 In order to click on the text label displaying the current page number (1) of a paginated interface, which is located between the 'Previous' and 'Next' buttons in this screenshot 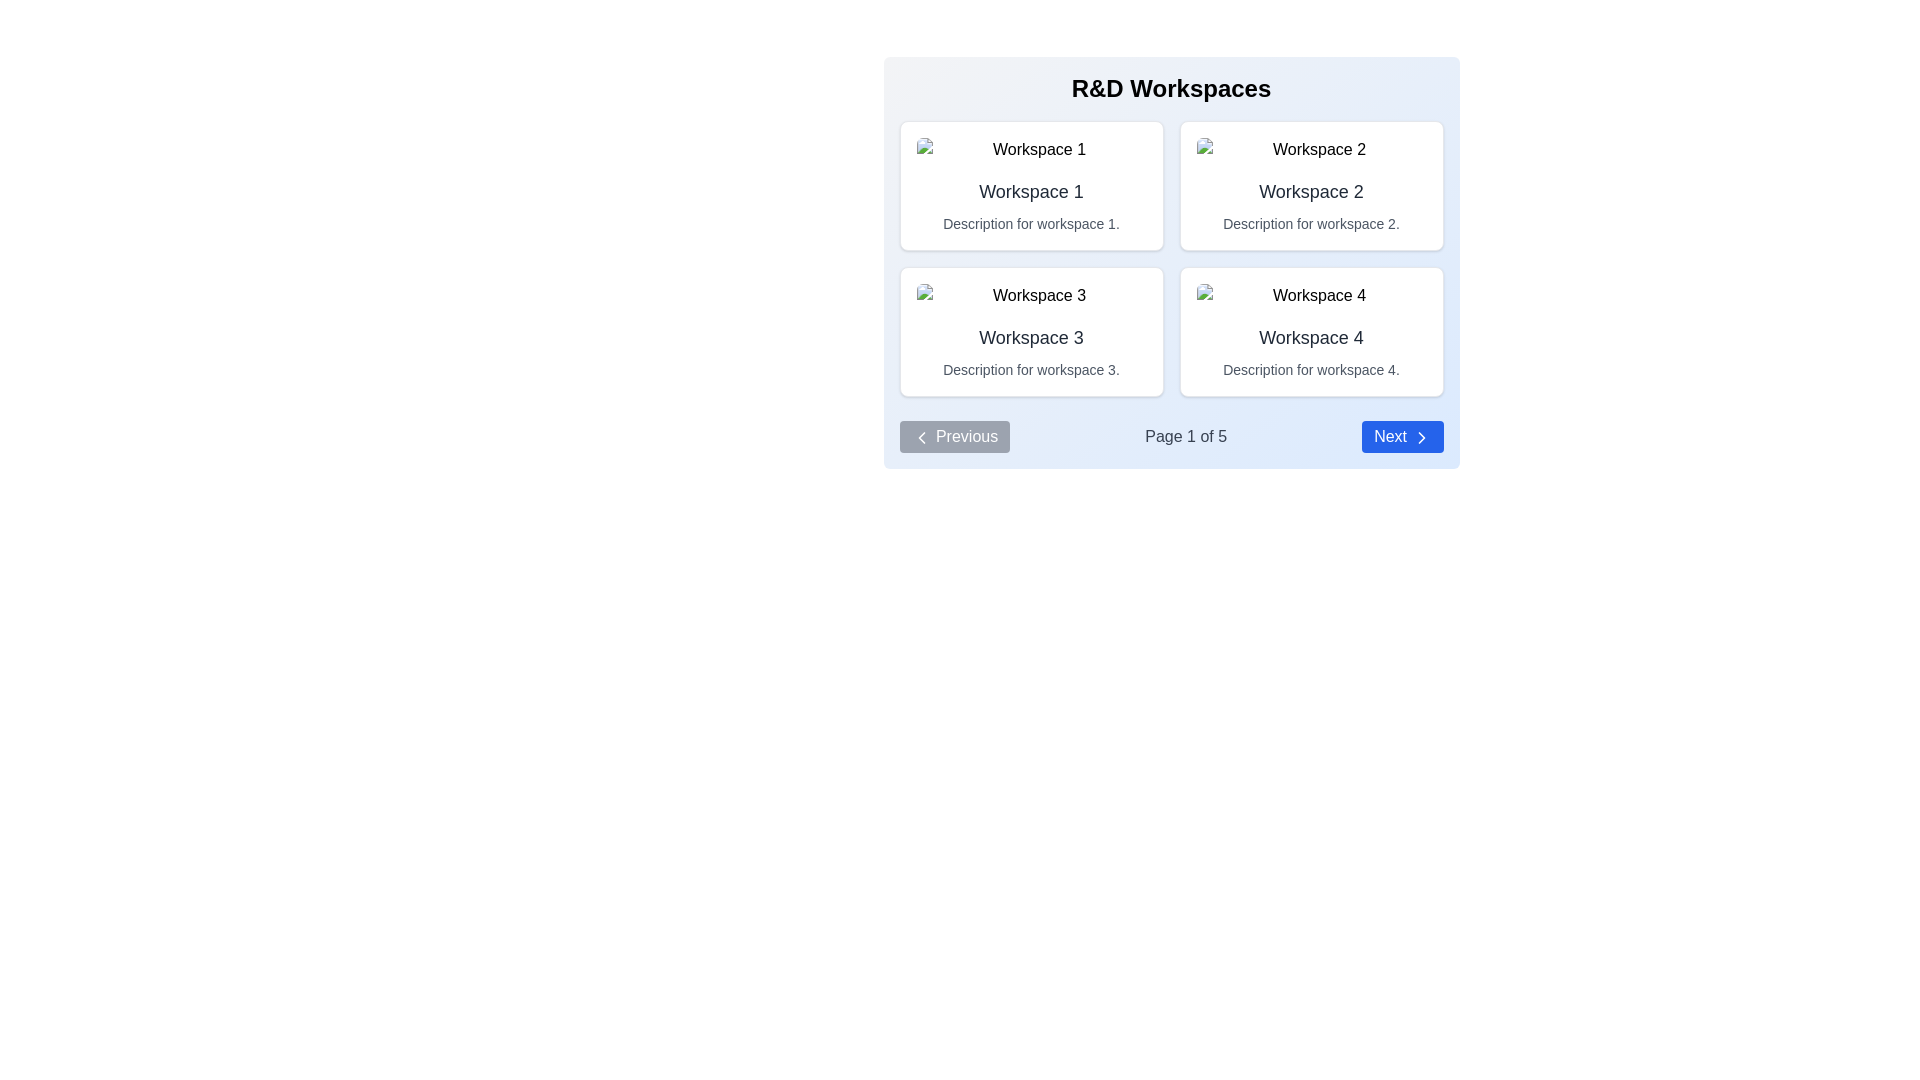, I will do `click(1186, 435)`.